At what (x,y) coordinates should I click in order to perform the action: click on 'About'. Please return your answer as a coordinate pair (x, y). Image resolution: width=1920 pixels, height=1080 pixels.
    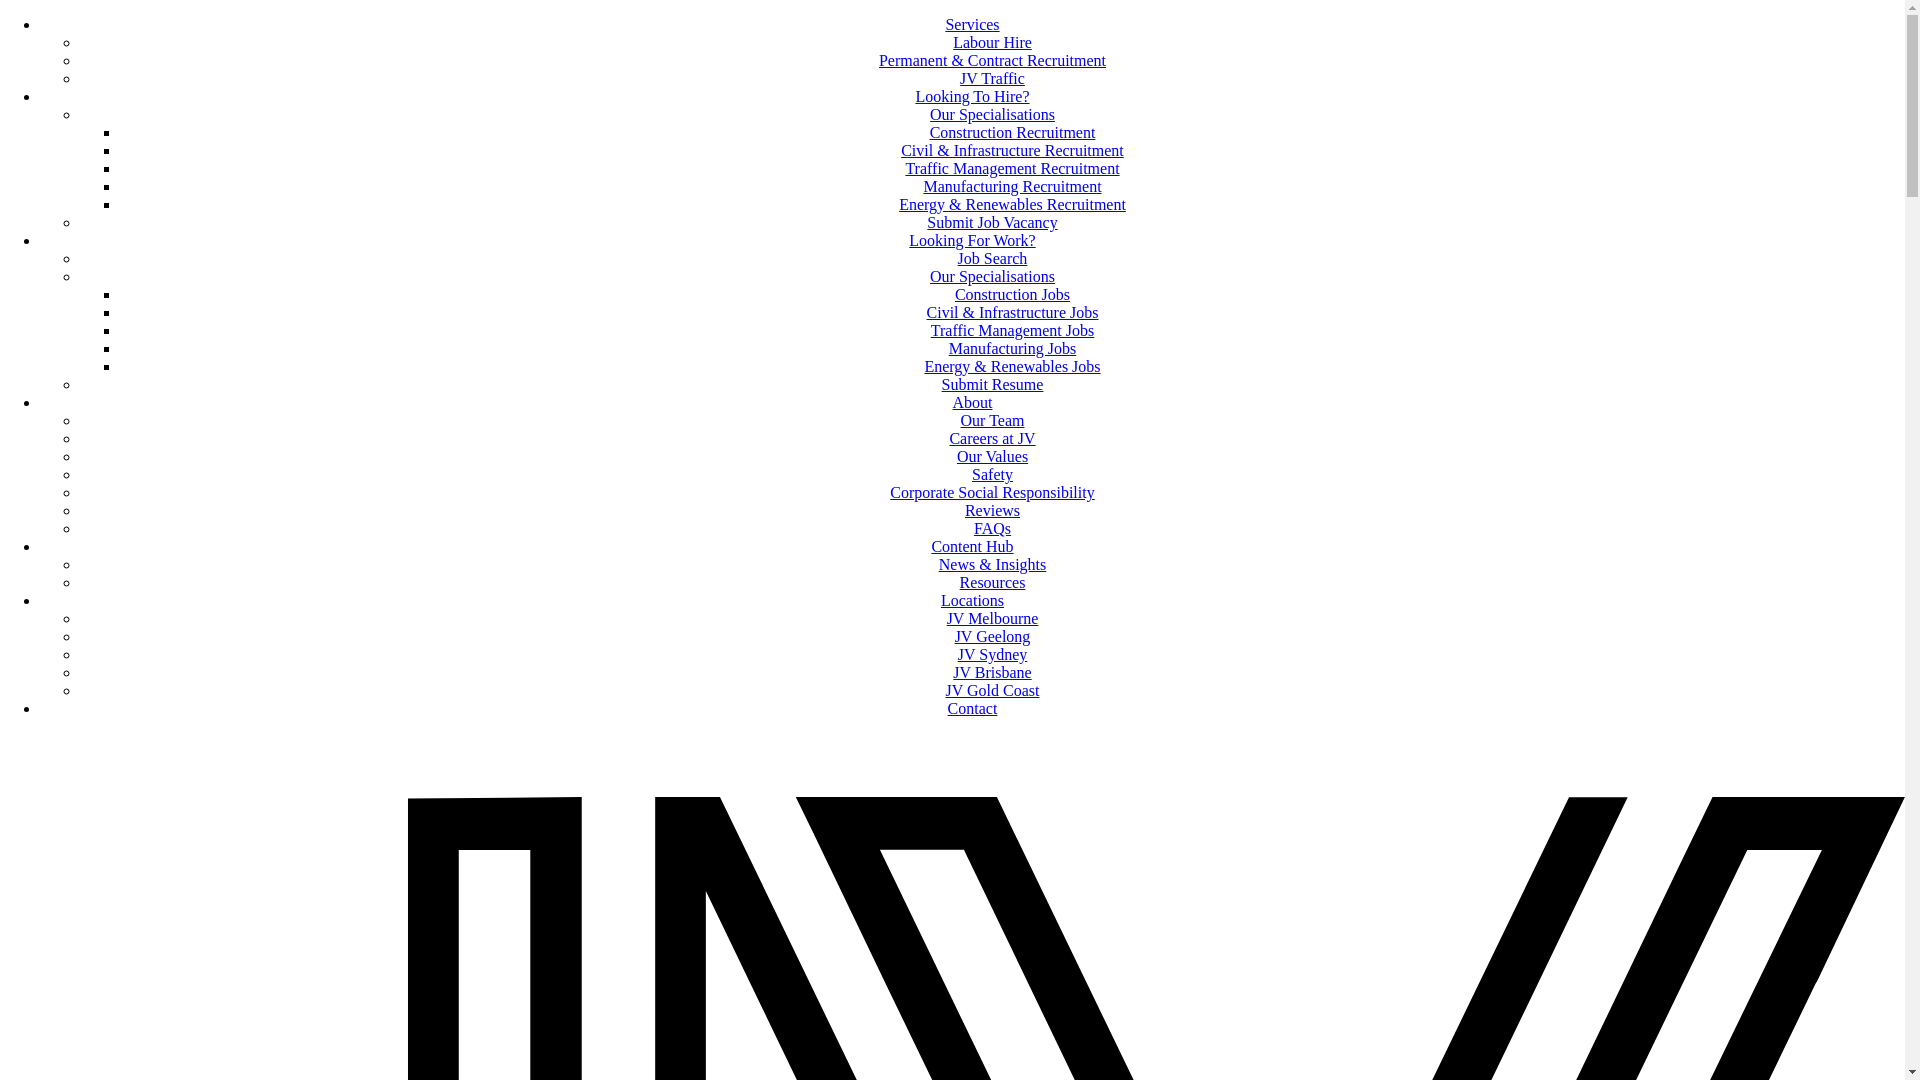
    Looking at the image, I should click on (972, 402).